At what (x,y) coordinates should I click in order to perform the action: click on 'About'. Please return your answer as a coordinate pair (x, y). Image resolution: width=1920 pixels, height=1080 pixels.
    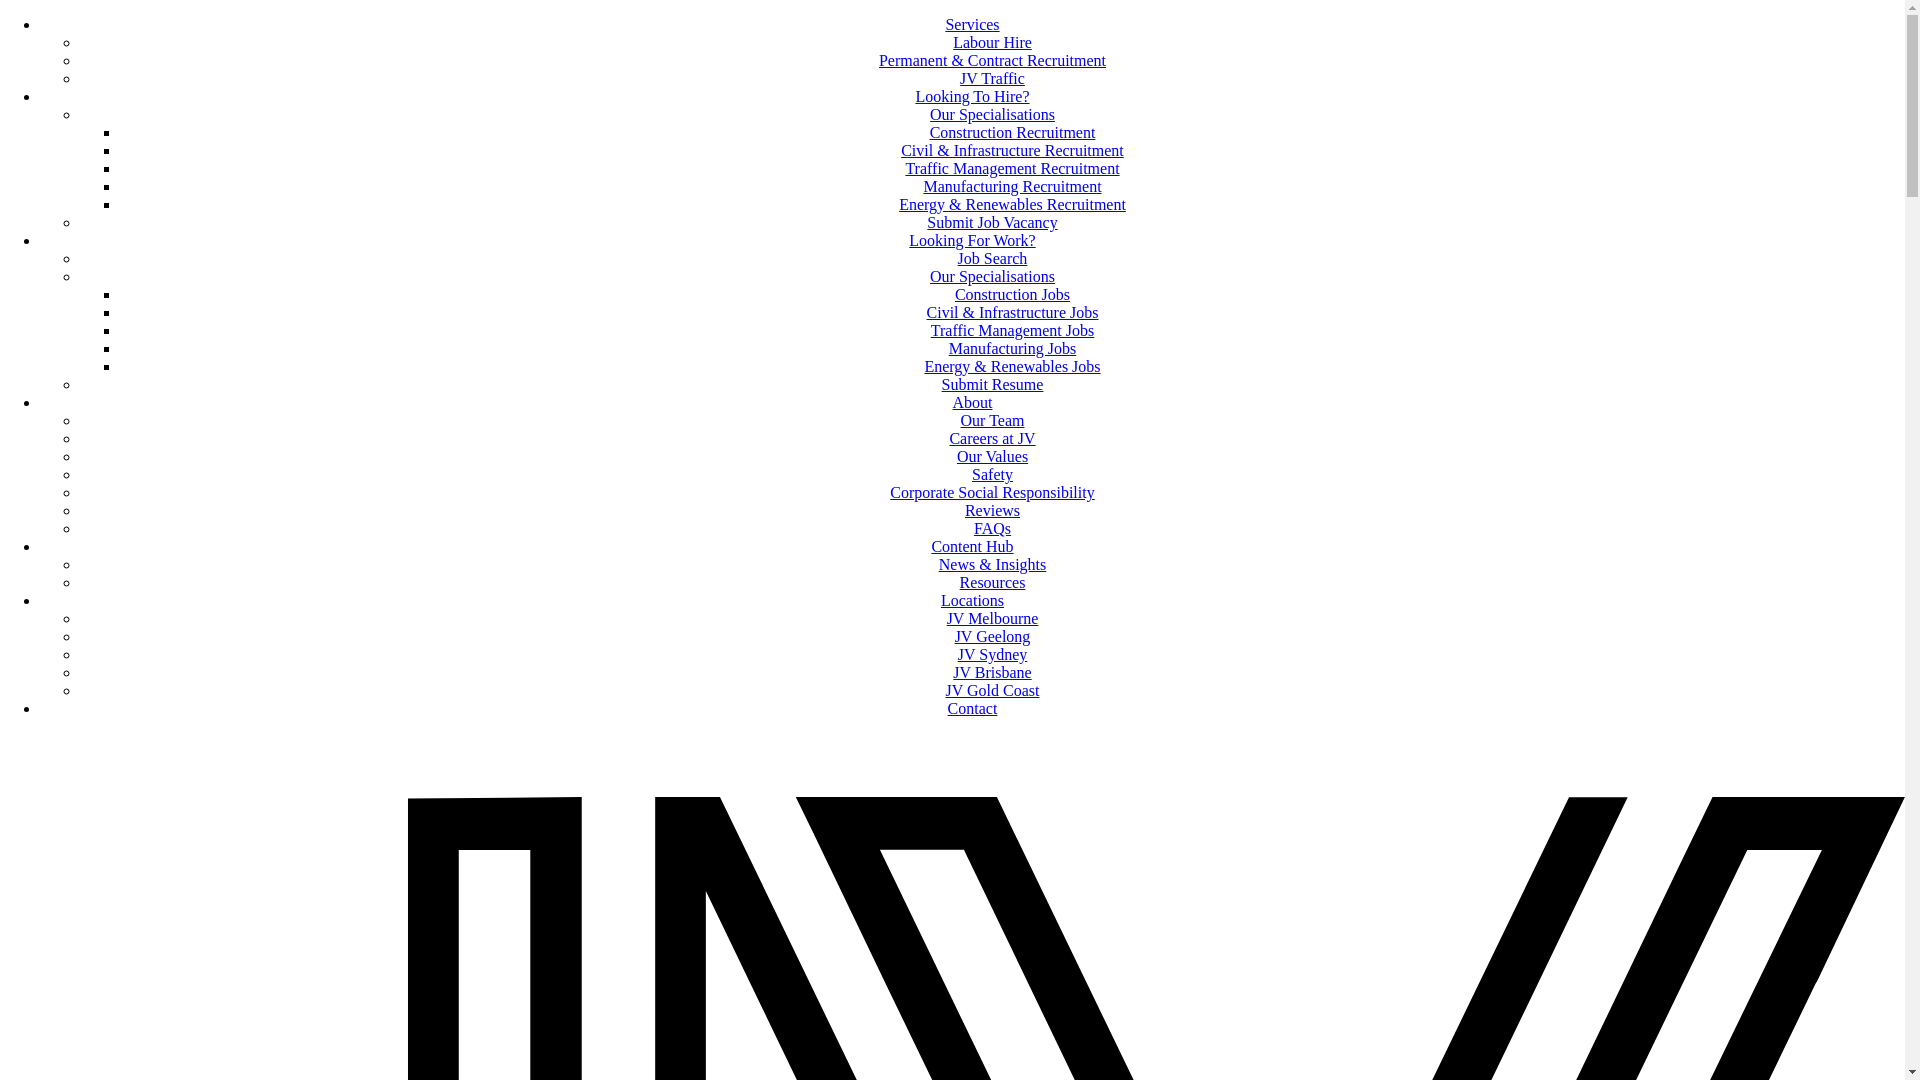
    Looking at the image, I should click on (972, 402).